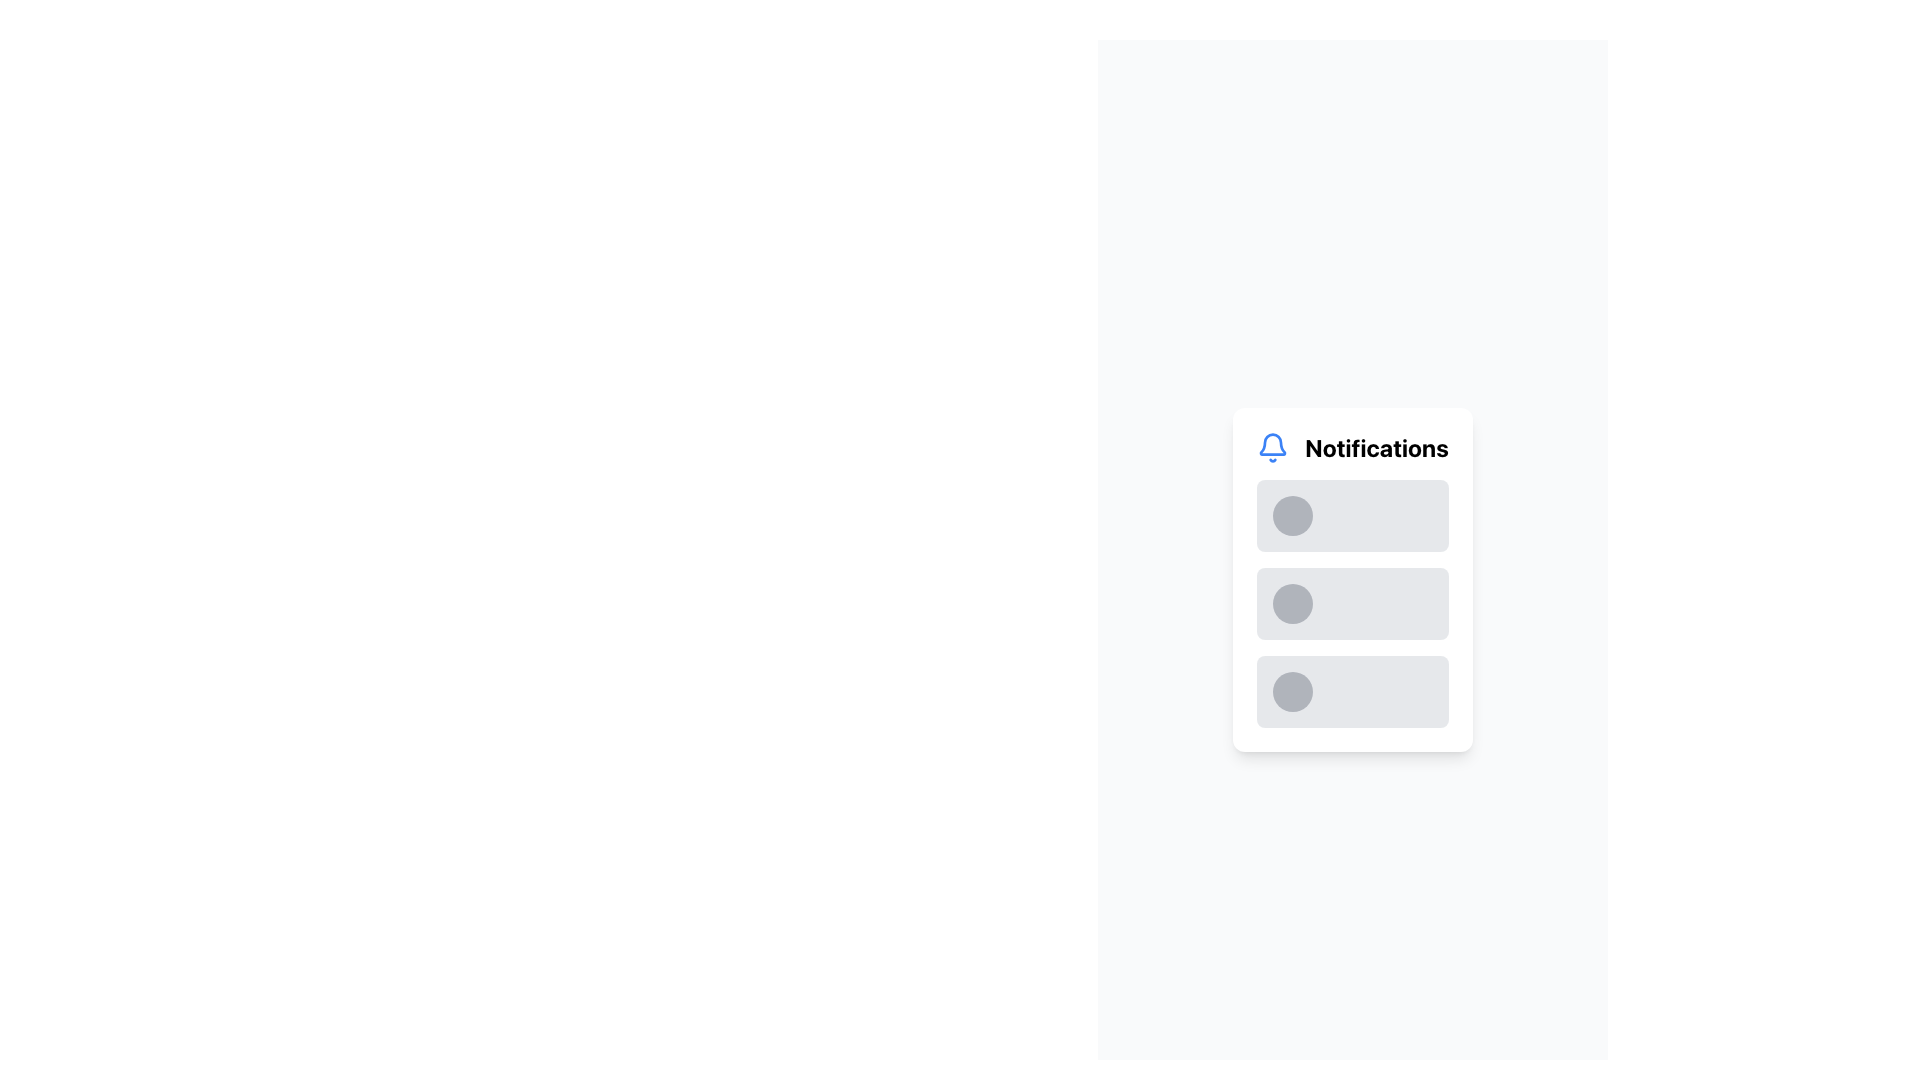 The height and width of the screenshot is (1080, 1920). Describe the element at coordinates (1367, 603) in the screenshot. I see `the light gray placeholder element with rounded corners located centrally in the notifications card` at that location.